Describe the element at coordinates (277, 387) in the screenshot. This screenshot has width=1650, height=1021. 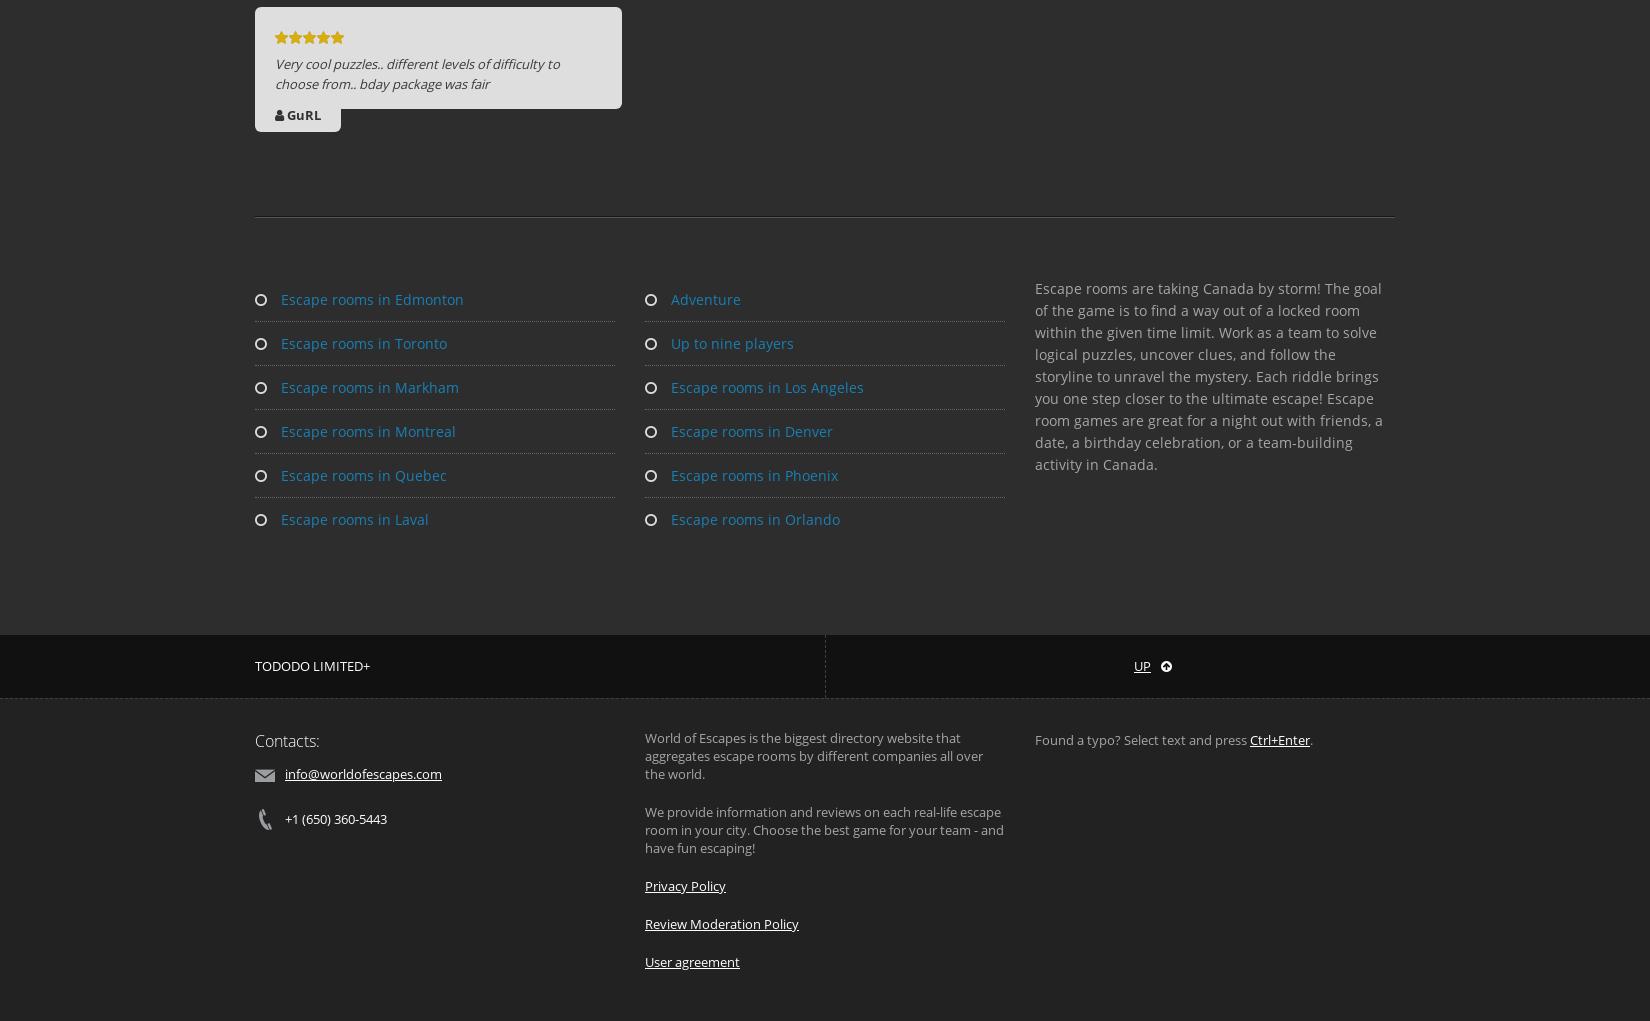
I see `'Escape rooms in Markham'` at that location.